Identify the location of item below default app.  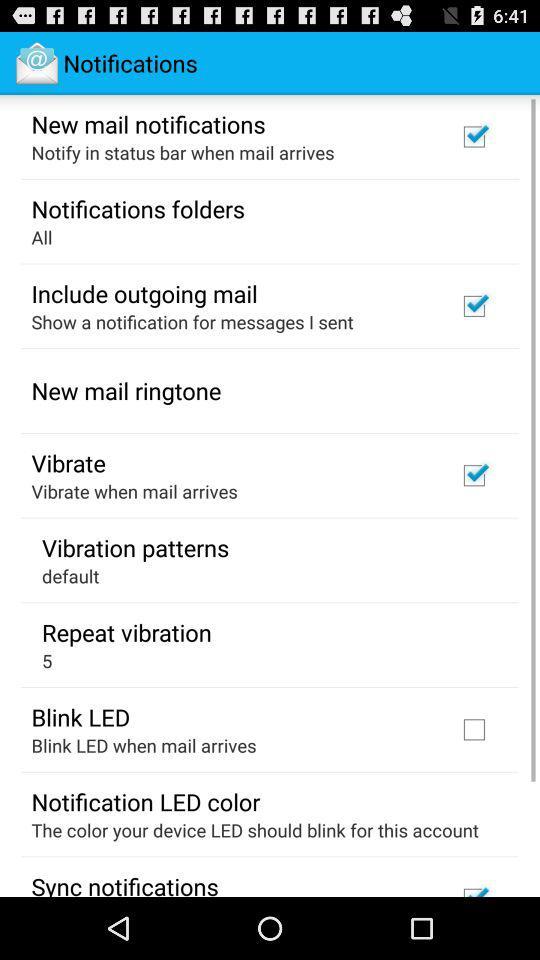
(126, 631).